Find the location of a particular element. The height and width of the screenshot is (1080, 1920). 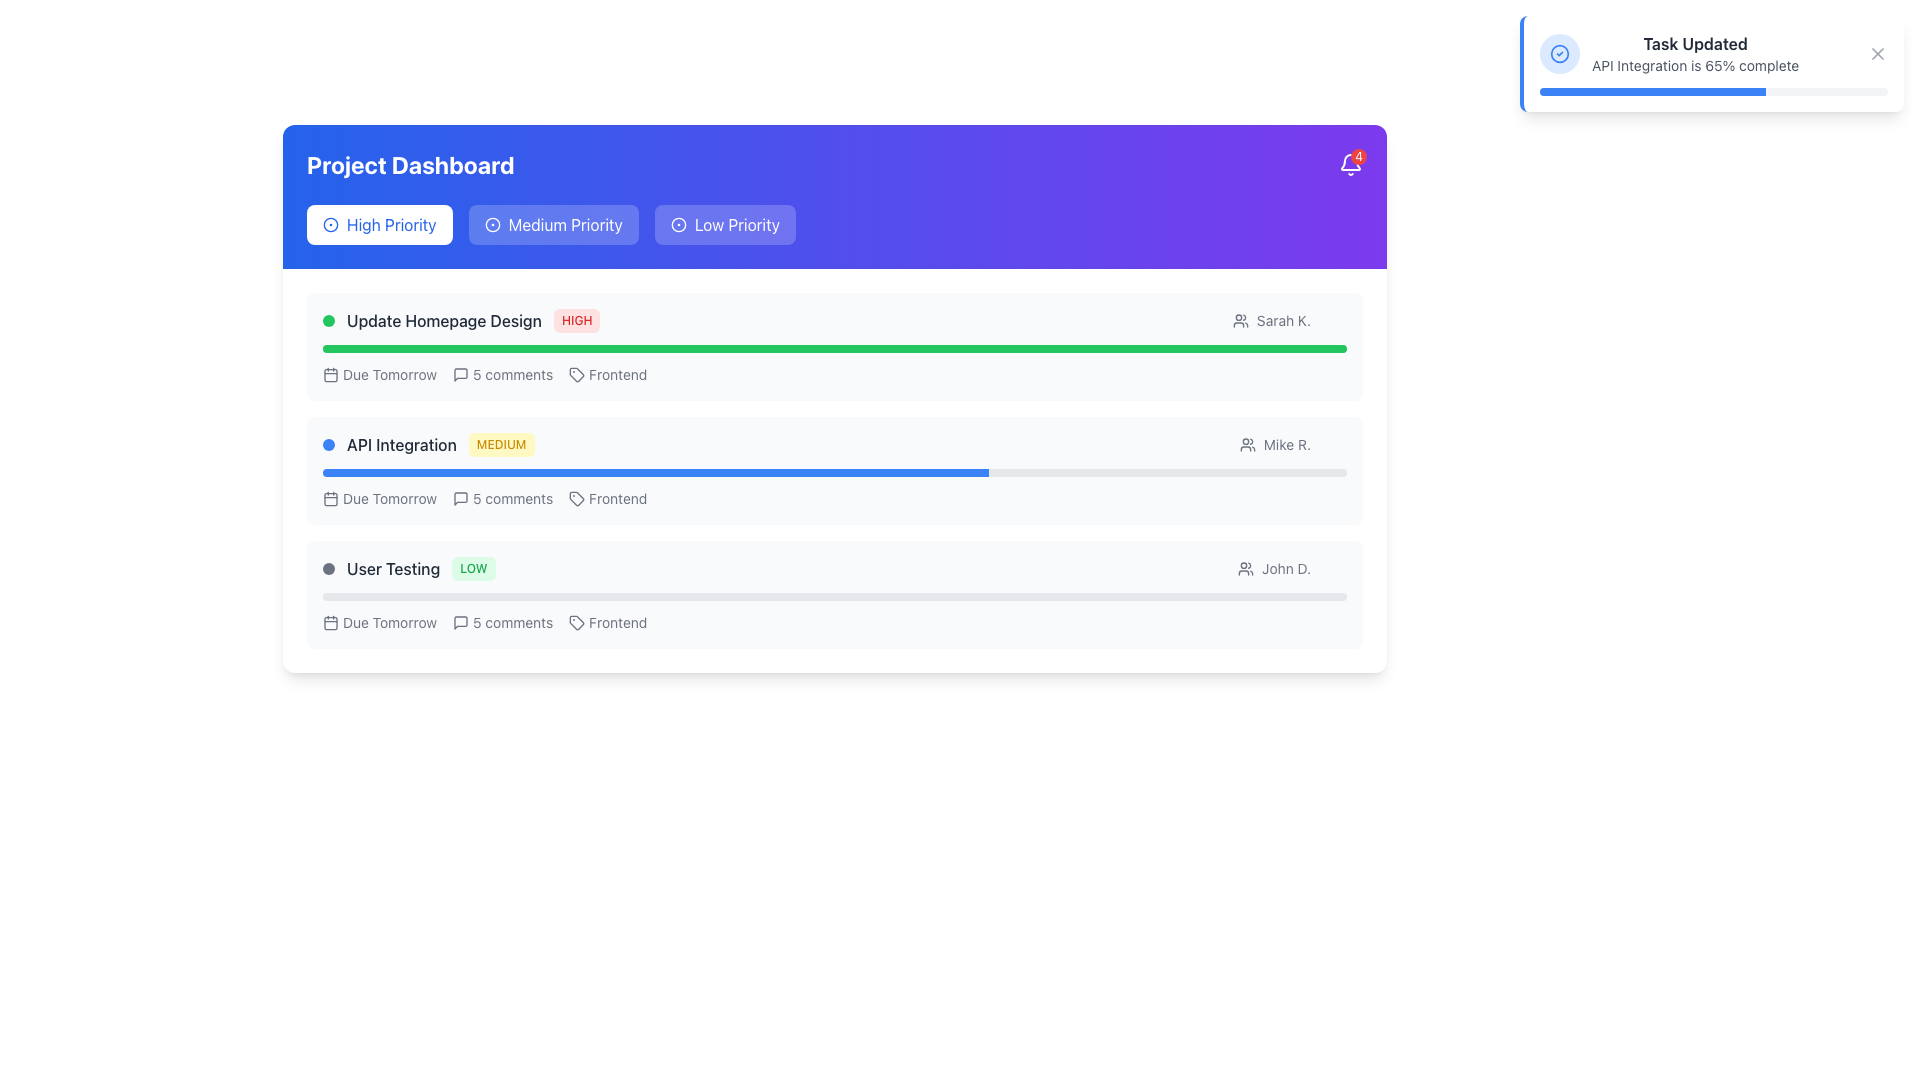

the icon that visually indicates the 'Due Tomorrow' label, located to the left of the text in the update row titled 'Update Homepage Design' is located at coordinates (331, 374).